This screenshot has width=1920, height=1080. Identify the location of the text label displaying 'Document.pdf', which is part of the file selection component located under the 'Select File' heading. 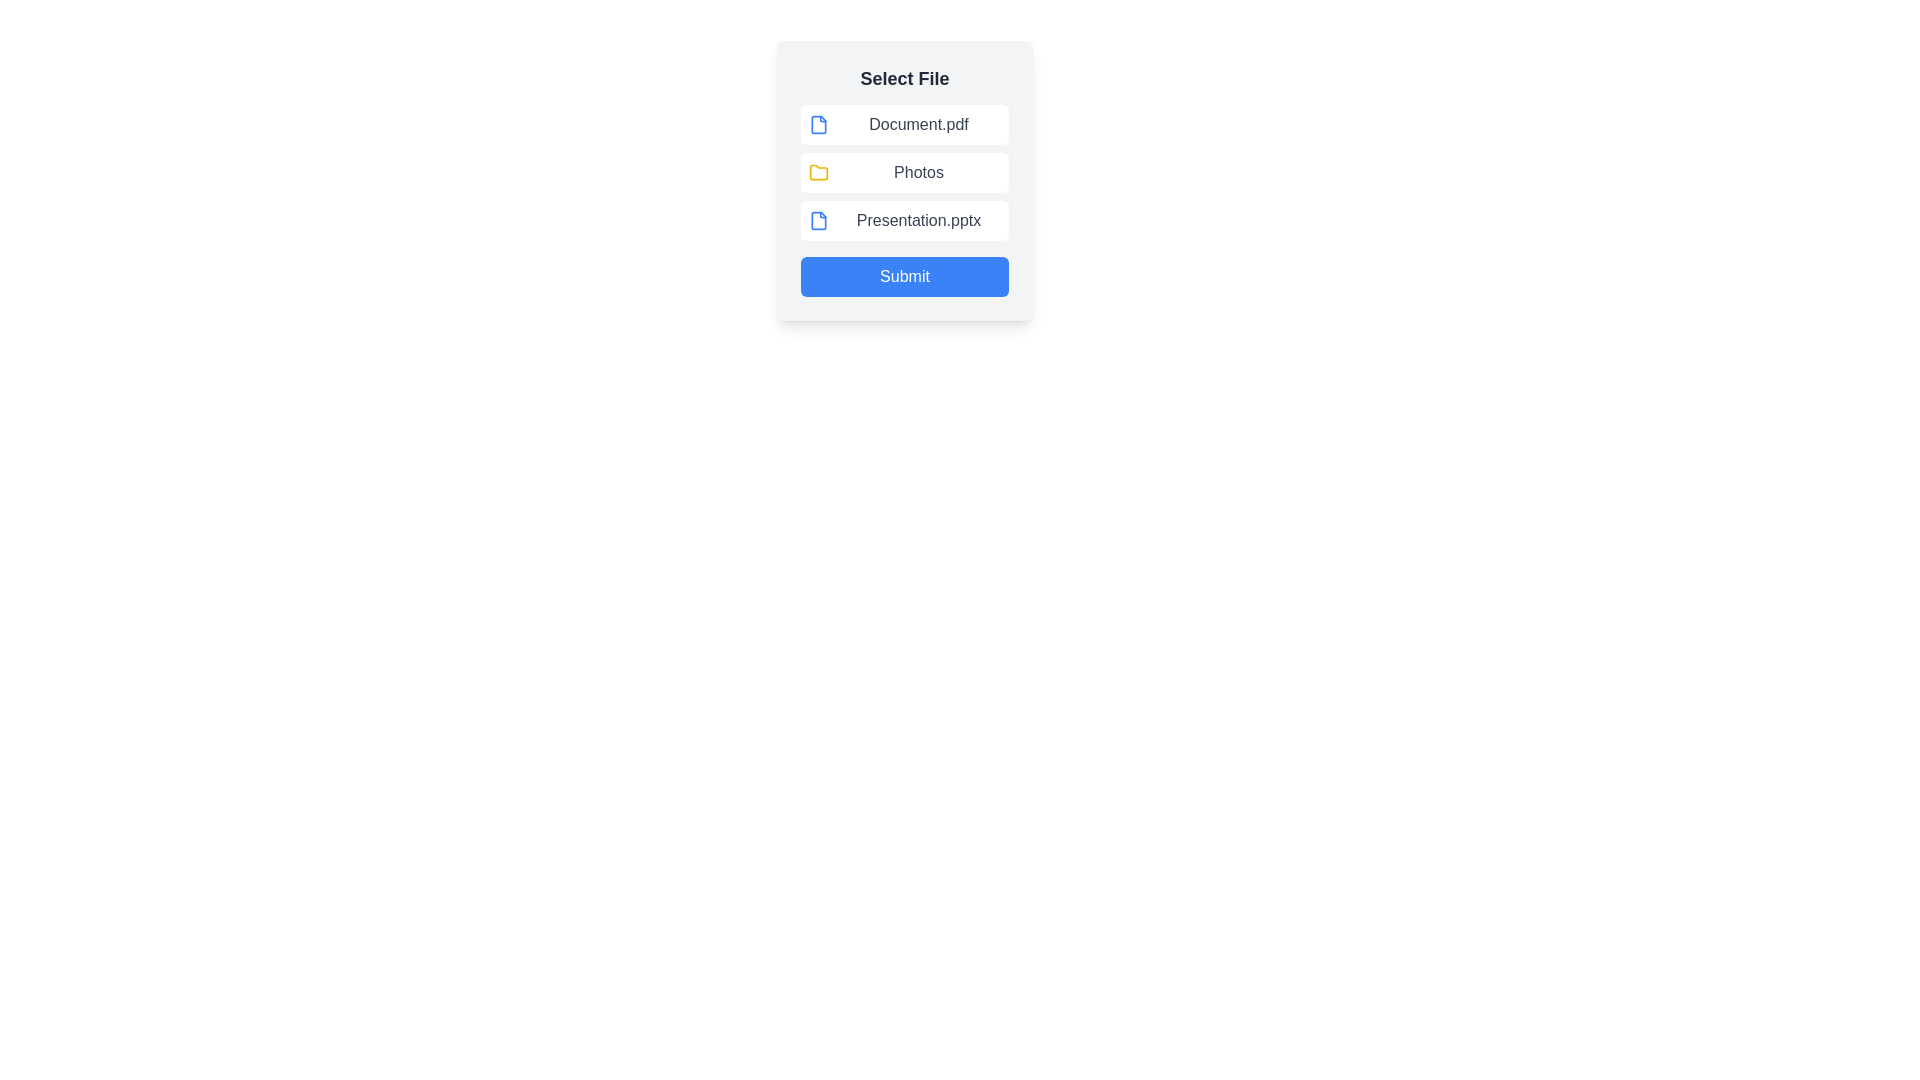
(917, 124).